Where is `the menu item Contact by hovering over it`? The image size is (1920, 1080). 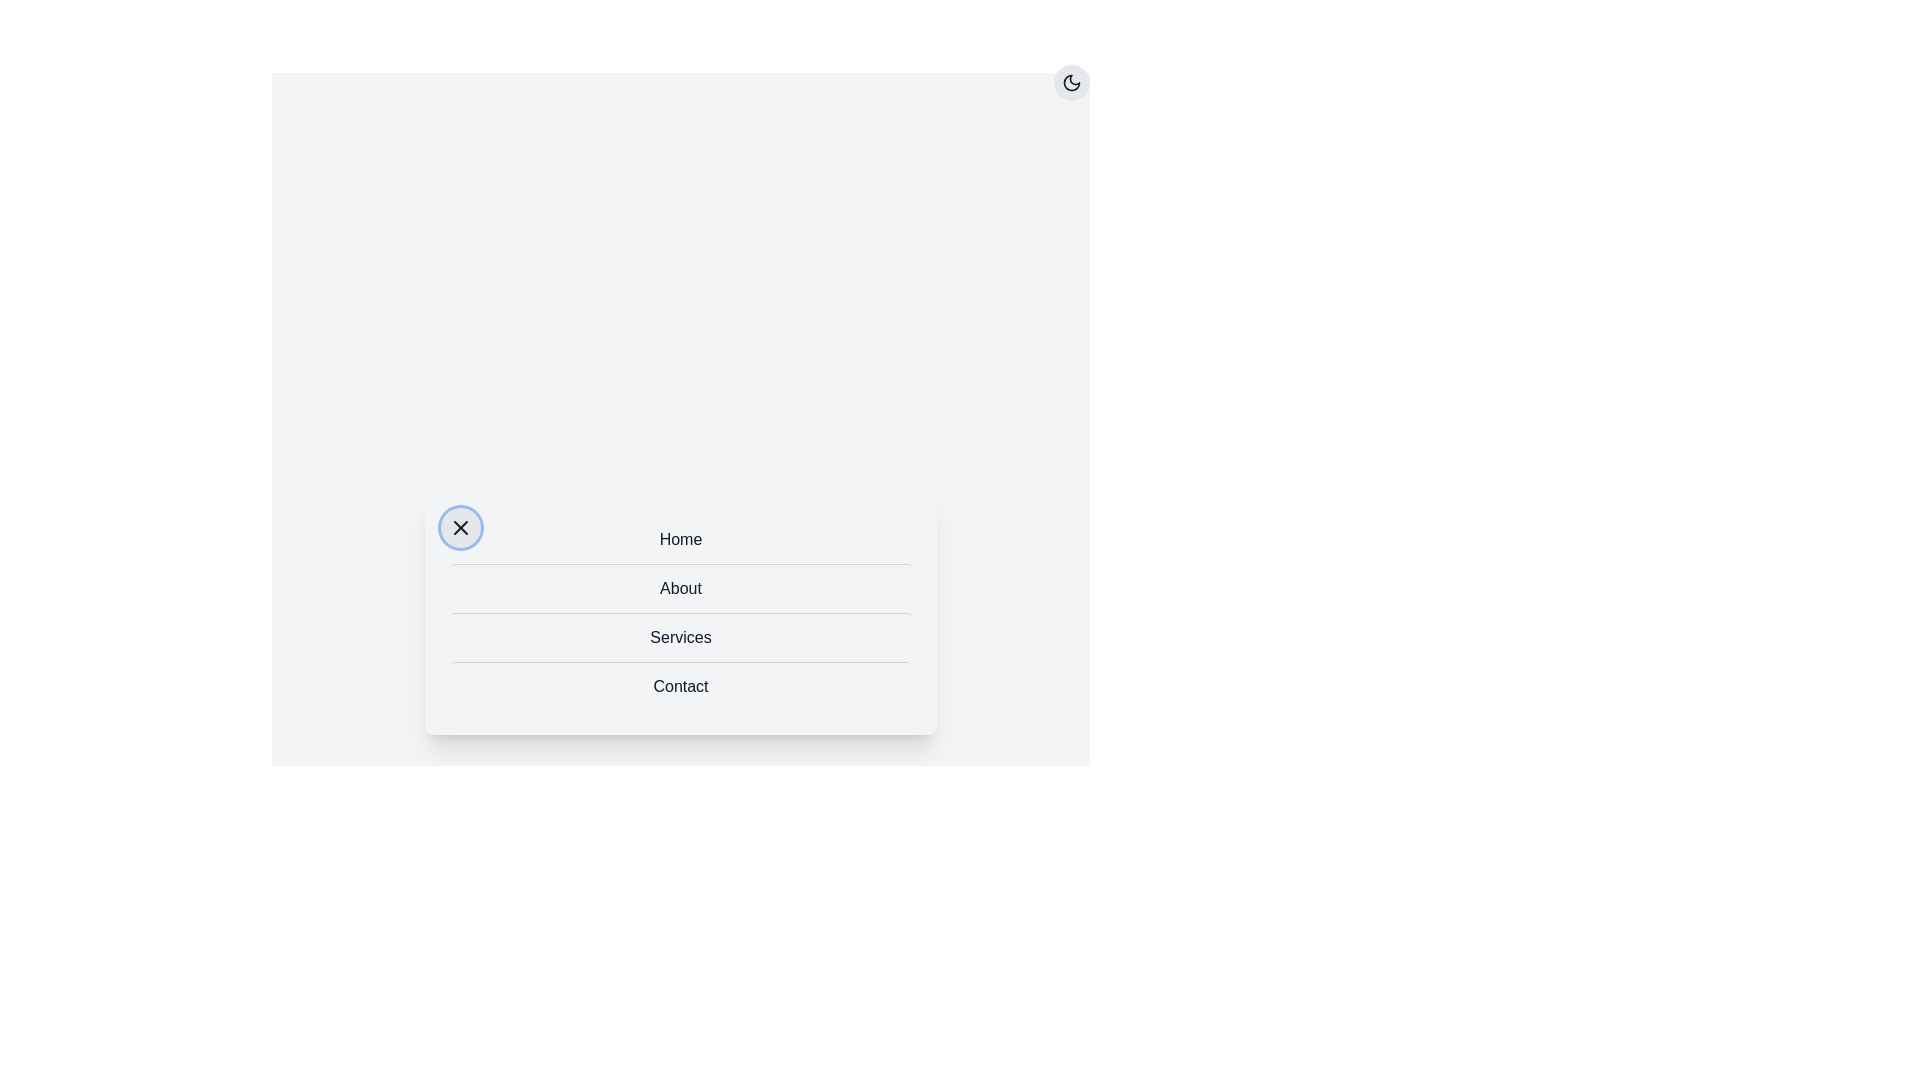
the menu item Contact by hovering over it is located at coordinates (681, 685).